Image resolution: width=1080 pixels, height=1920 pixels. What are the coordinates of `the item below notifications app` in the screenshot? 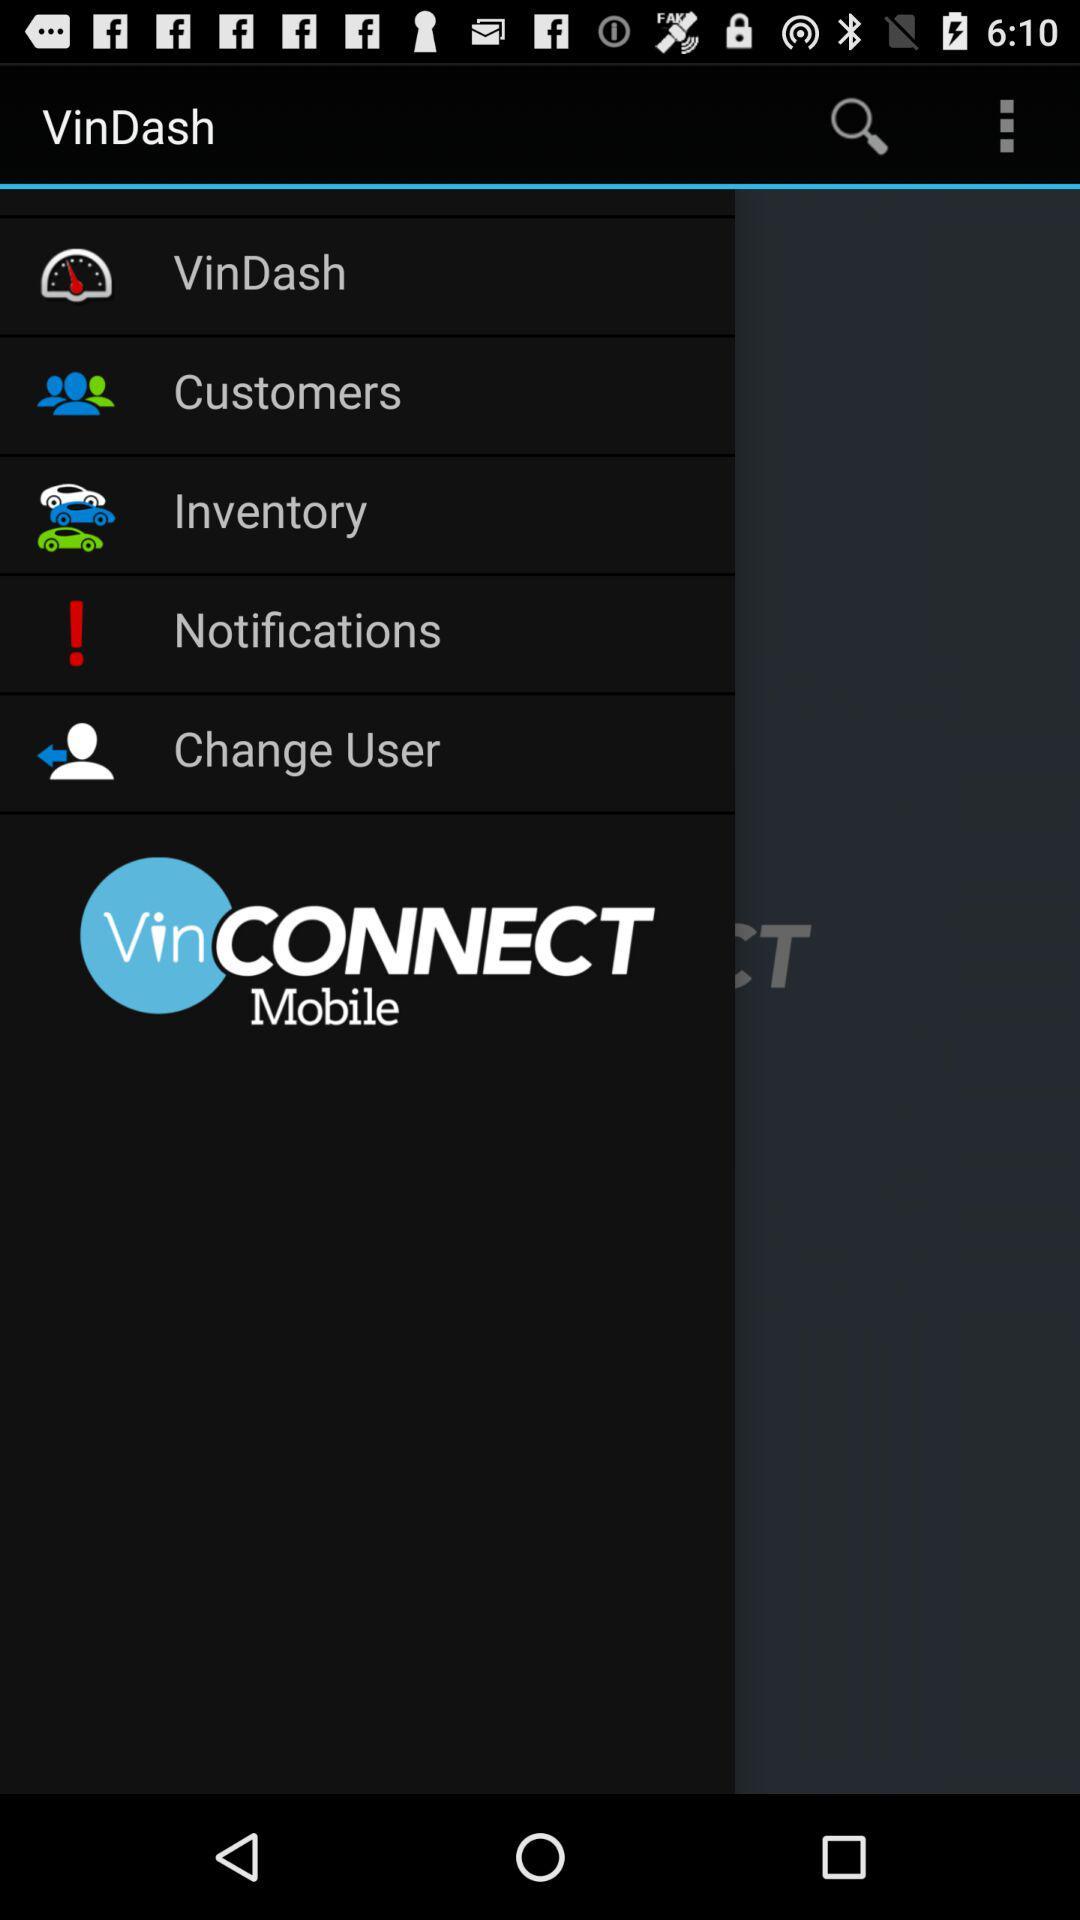 It's located at (442, 752).